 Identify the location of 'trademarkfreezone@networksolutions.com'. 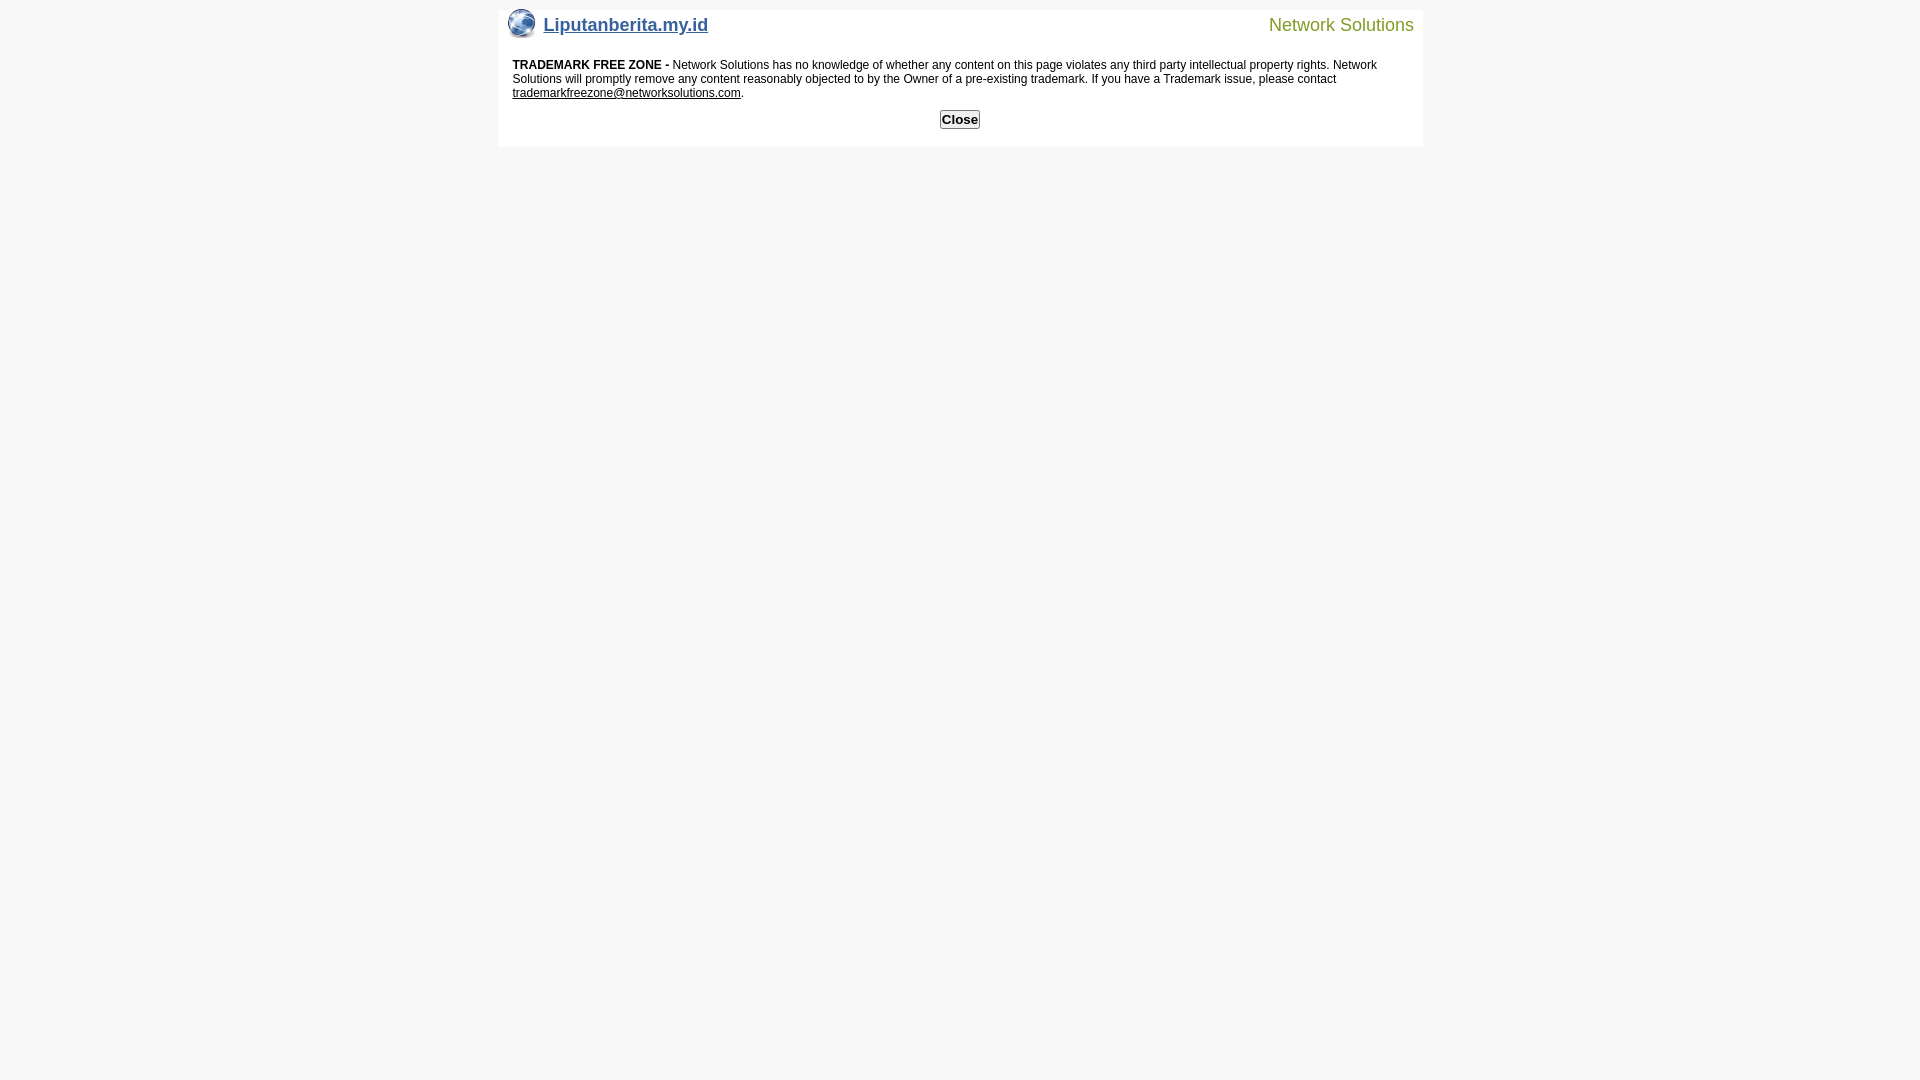
(624, 92).